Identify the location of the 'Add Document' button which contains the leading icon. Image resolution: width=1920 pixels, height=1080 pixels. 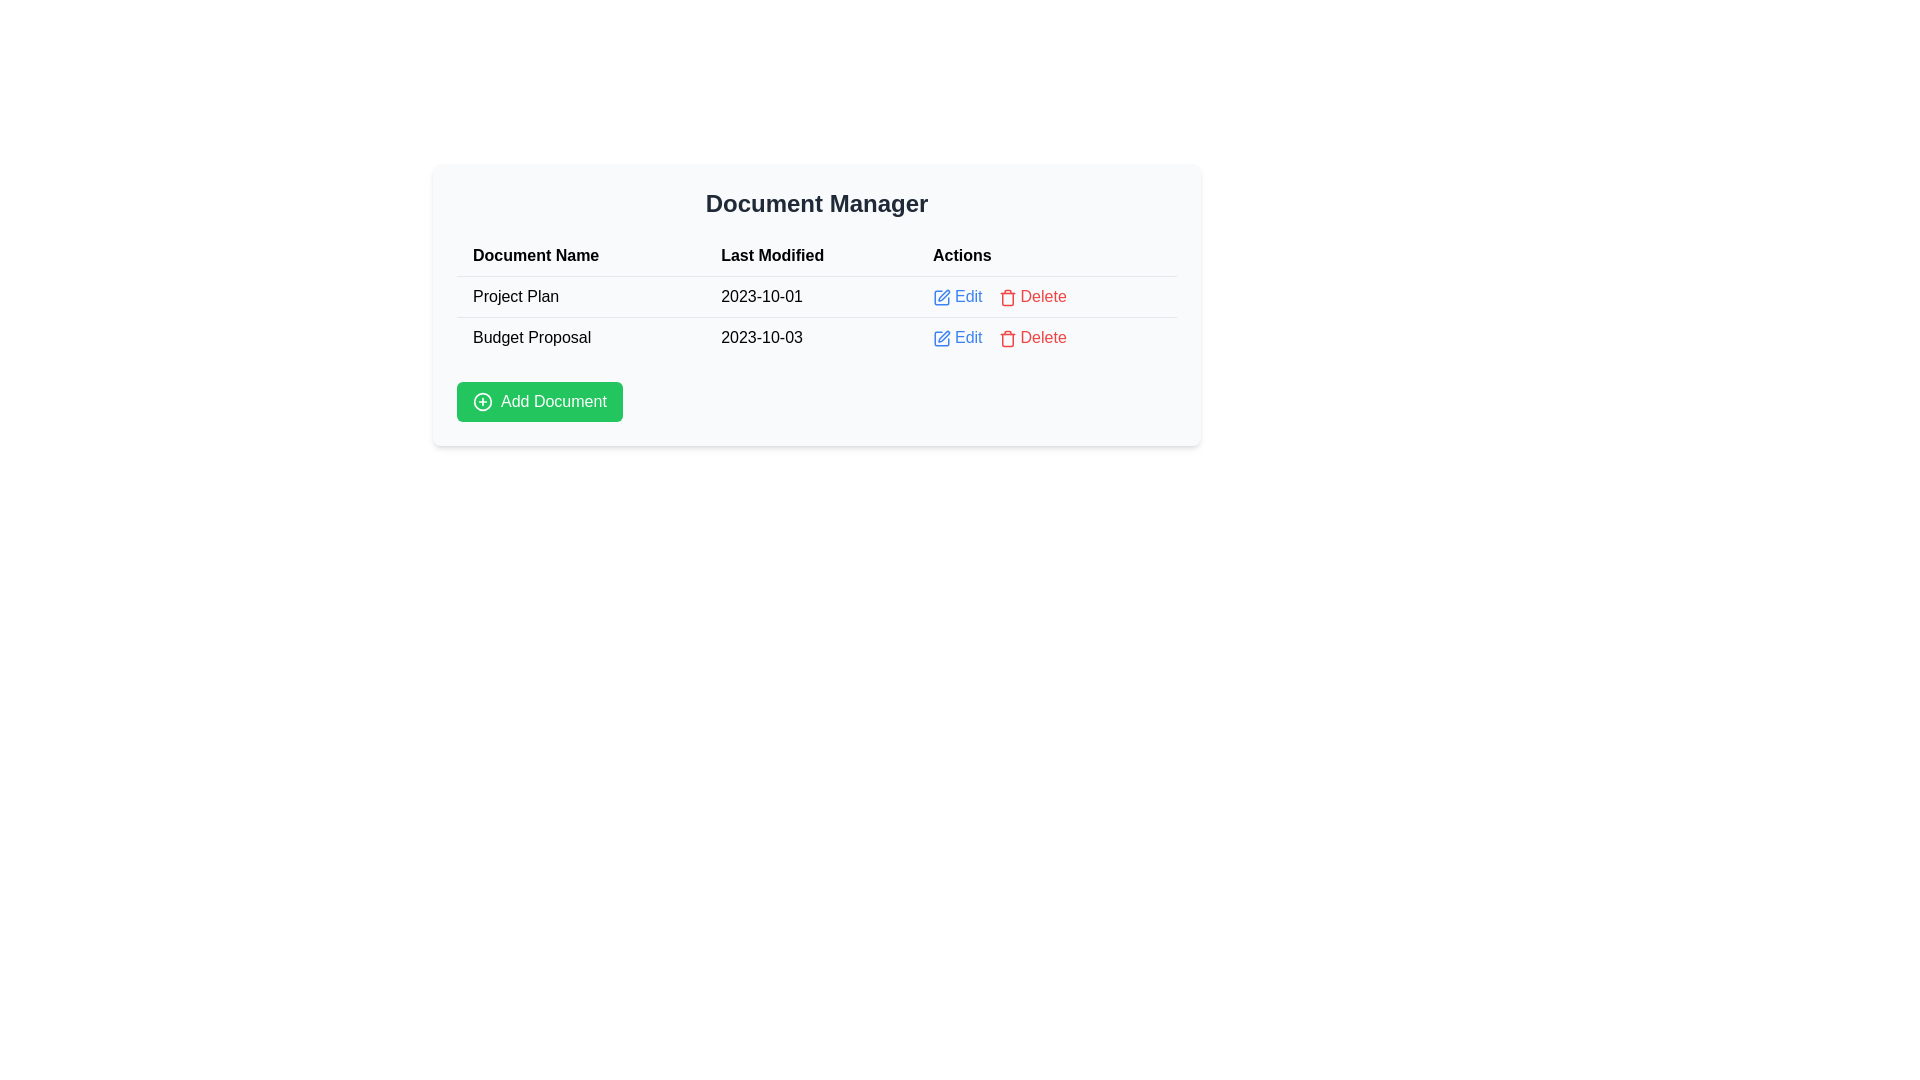
(483, 401).